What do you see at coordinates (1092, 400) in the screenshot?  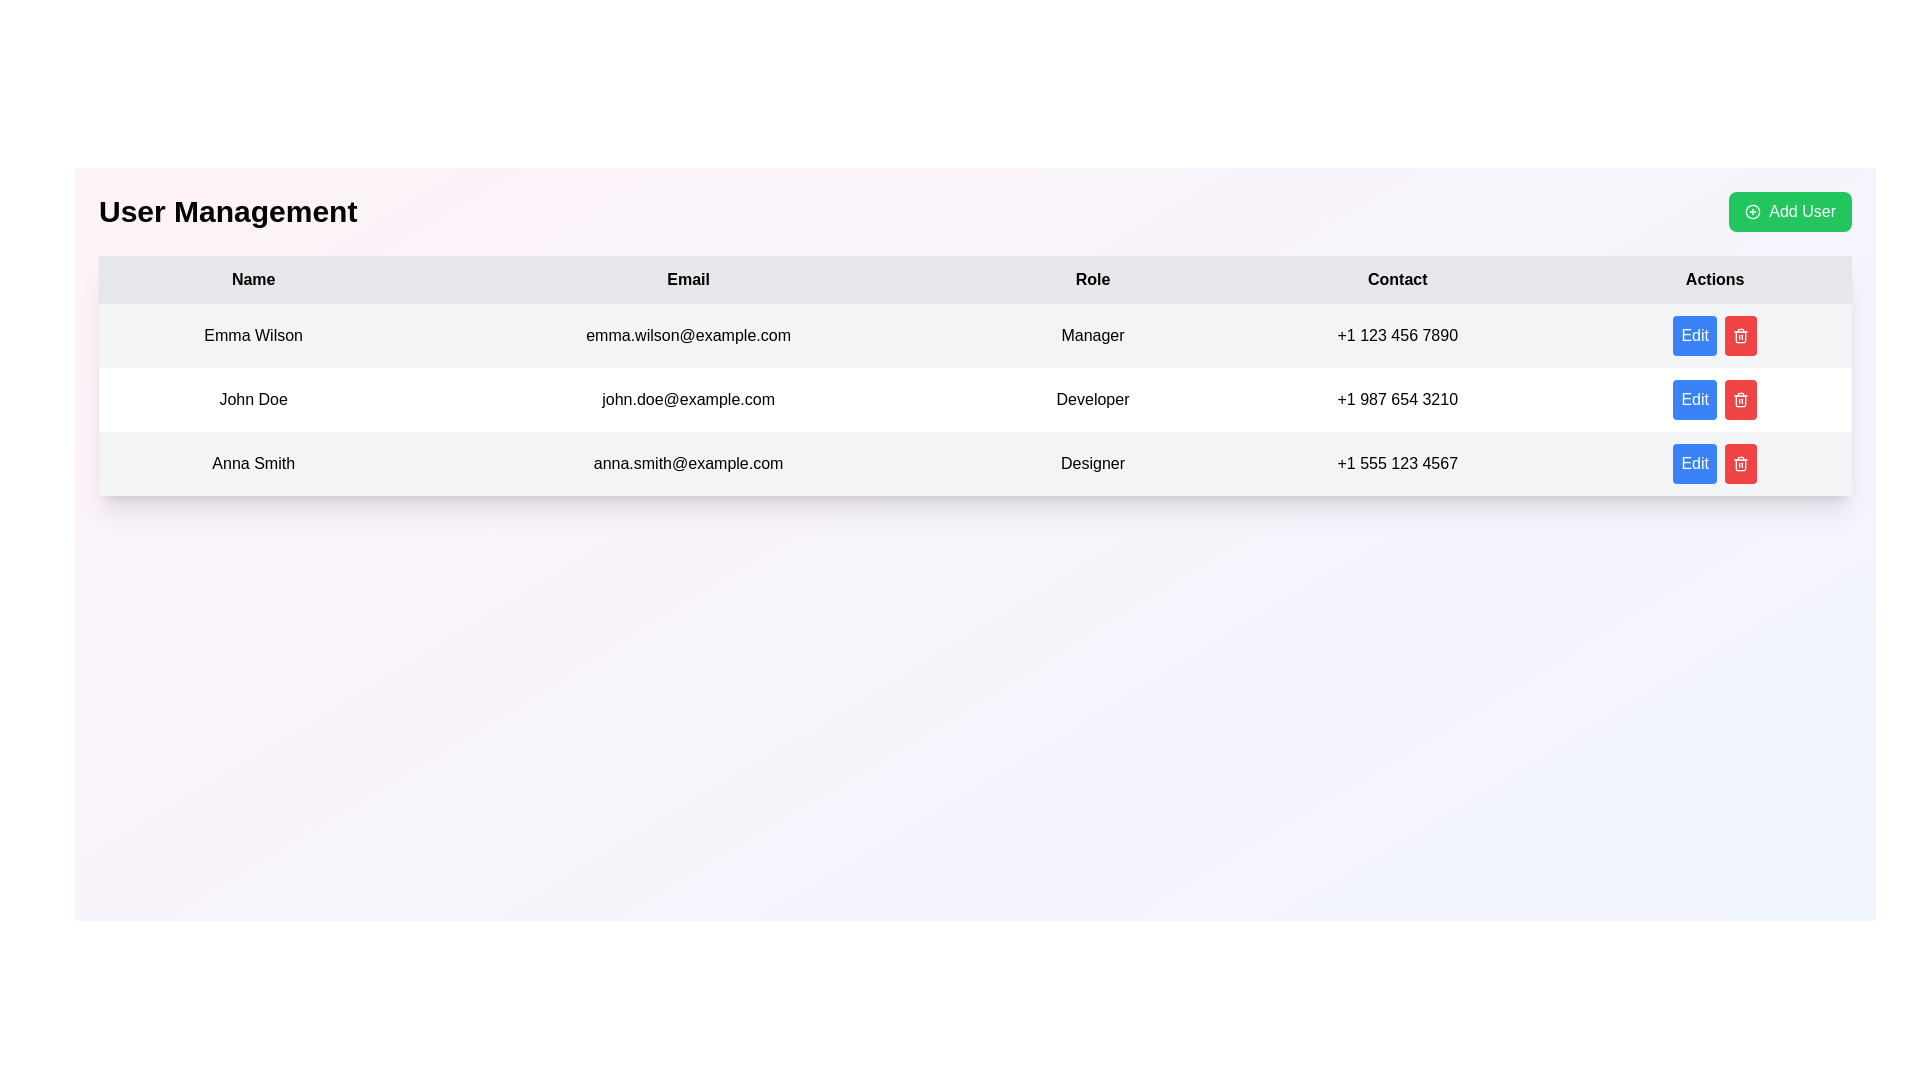 I see `the Text label displaying 'Developer' located in the third column of the second row under the header 'Role'` at bounding box center [1092, 400].